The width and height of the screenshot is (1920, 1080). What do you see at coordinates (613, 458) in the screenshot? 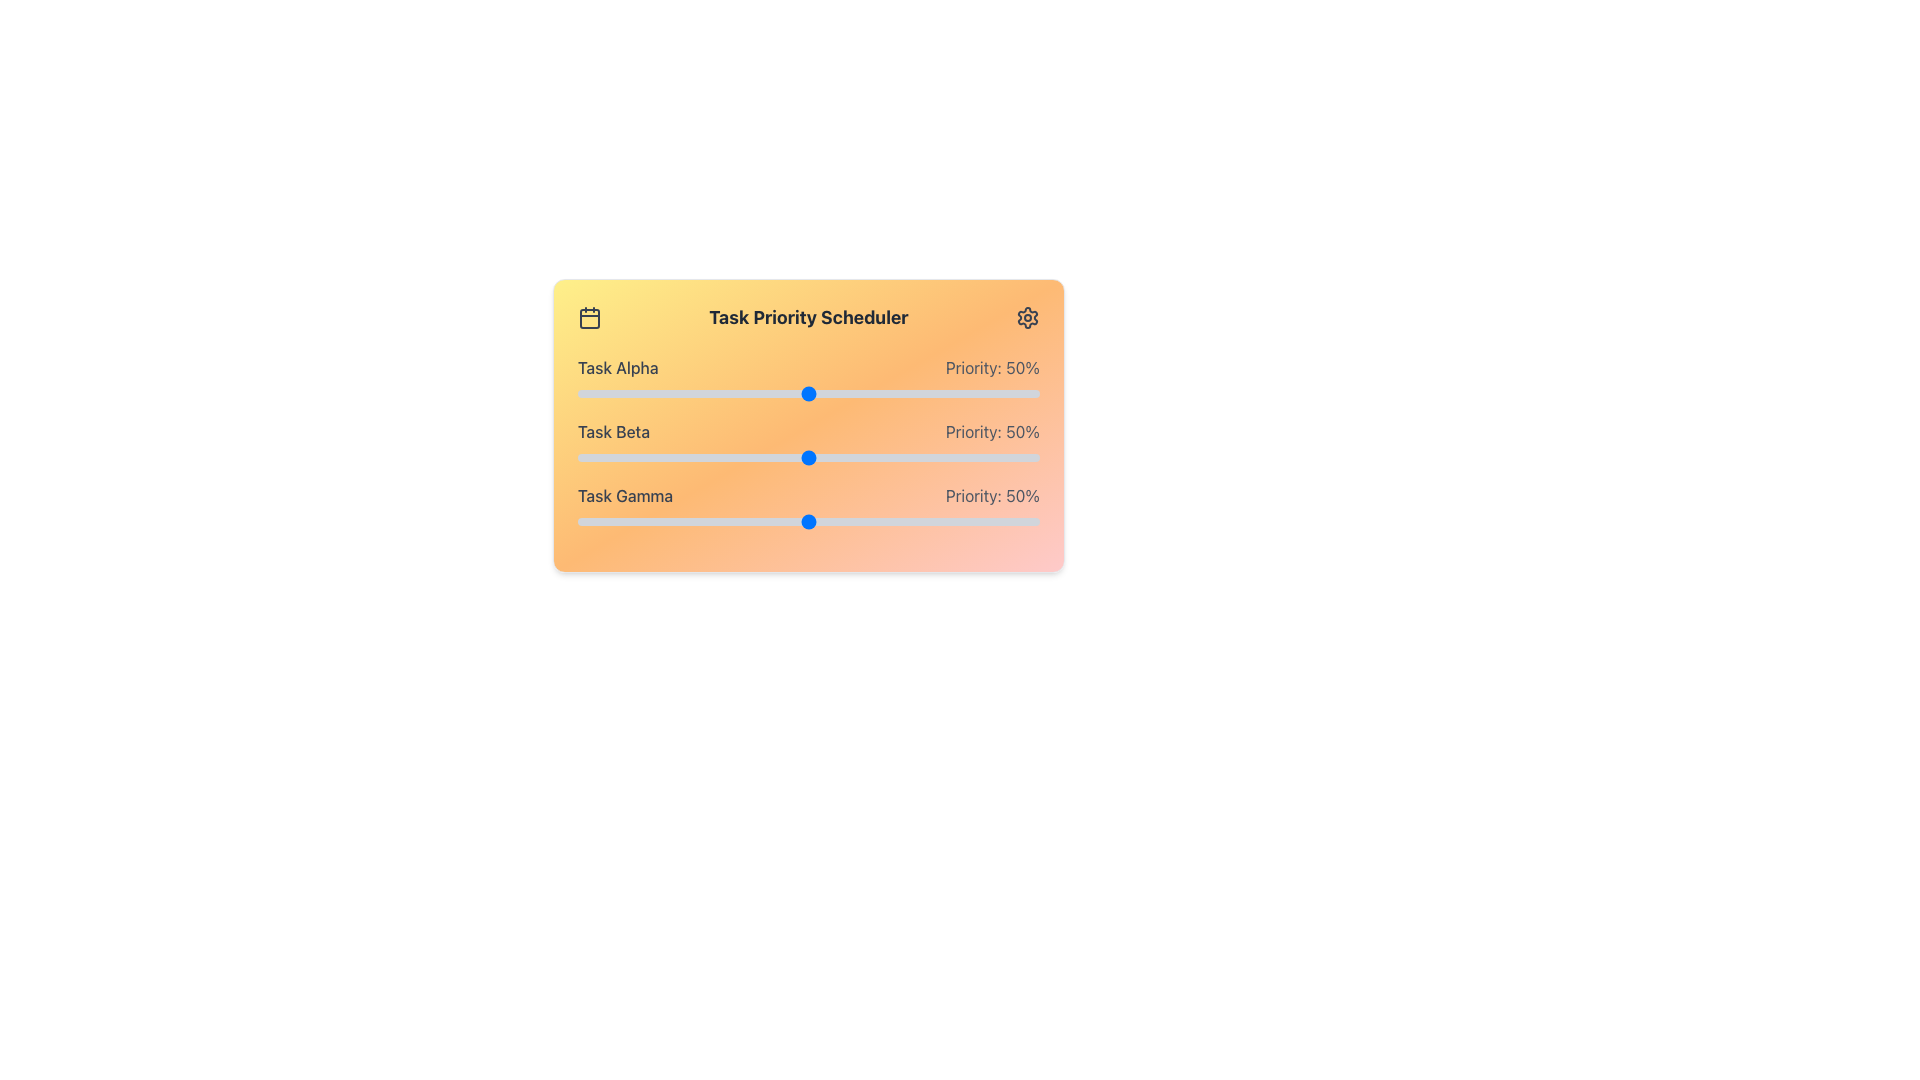
I see `the priority of Task Beta` at bounding box center [613, 458].